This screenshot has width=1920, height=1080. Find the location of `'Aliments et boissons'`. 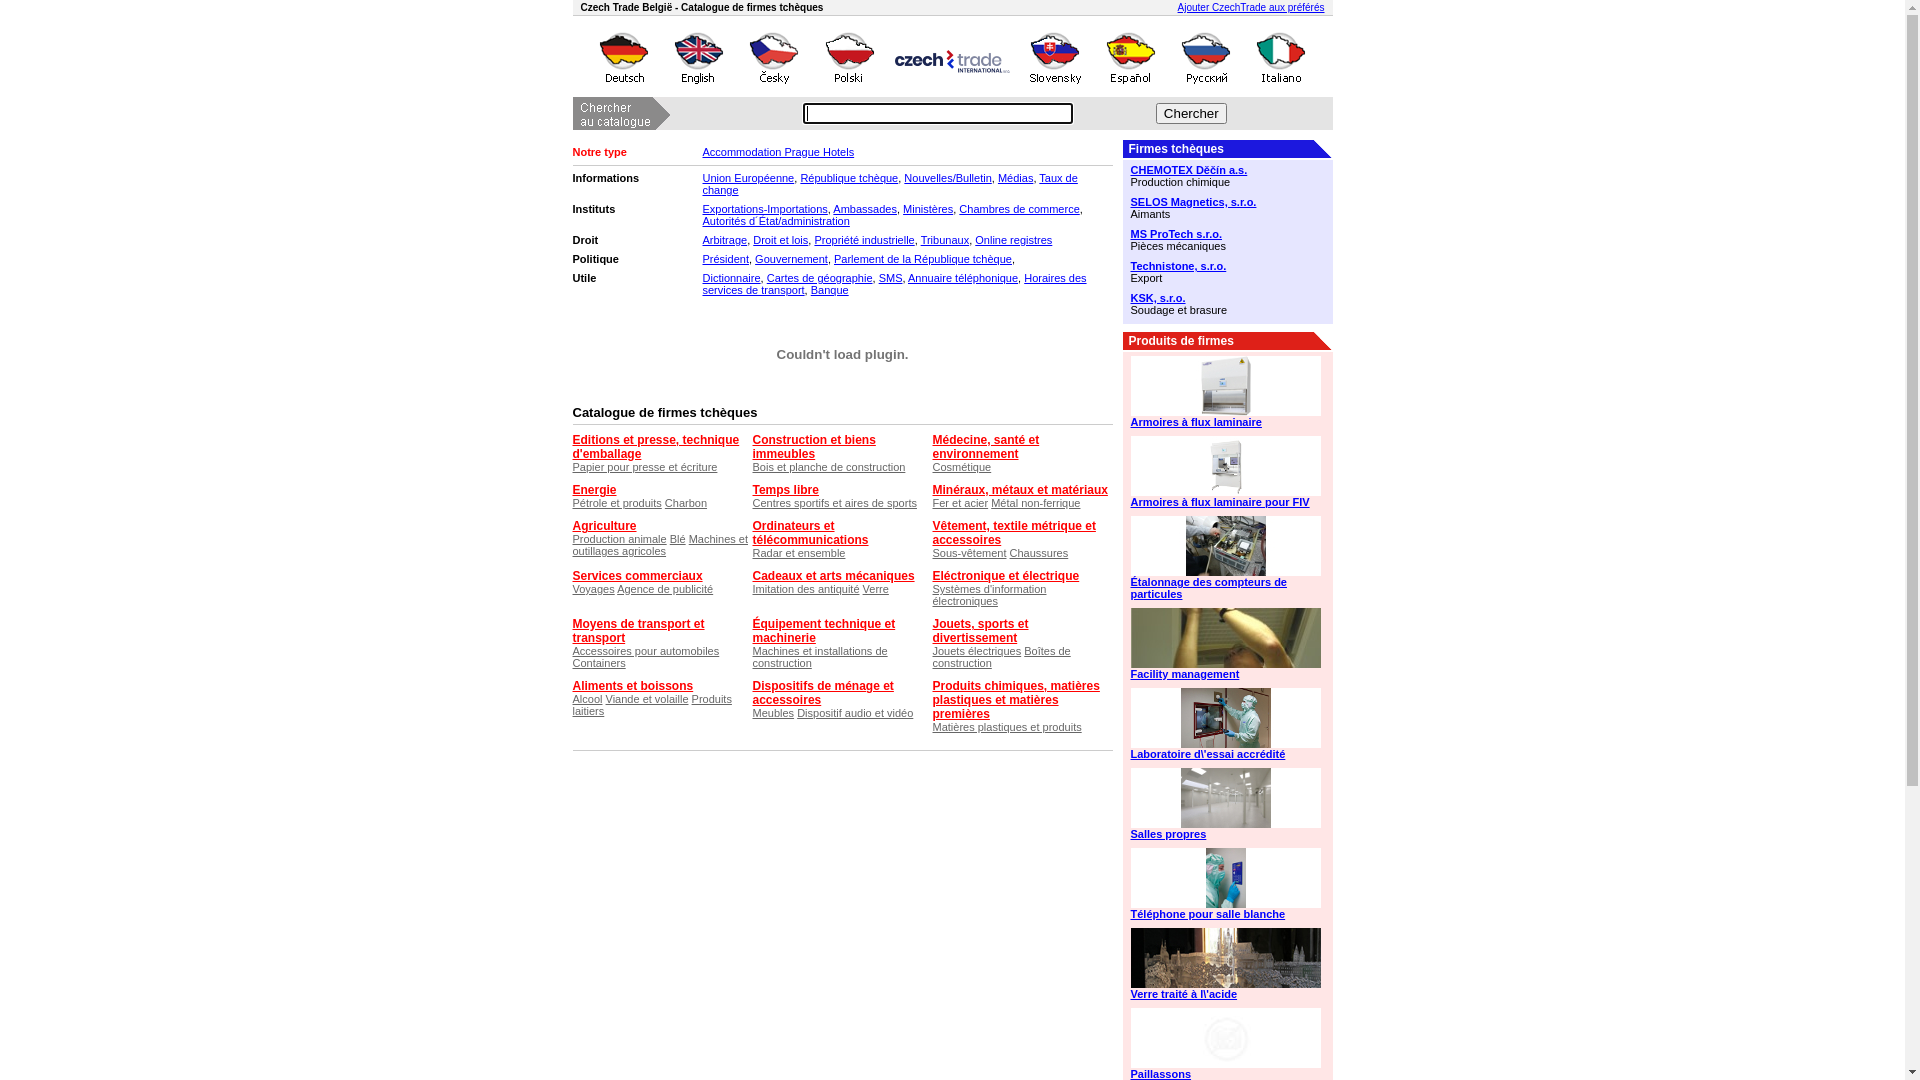

'Aliments et boissons' is located at coordinates (570, 685).